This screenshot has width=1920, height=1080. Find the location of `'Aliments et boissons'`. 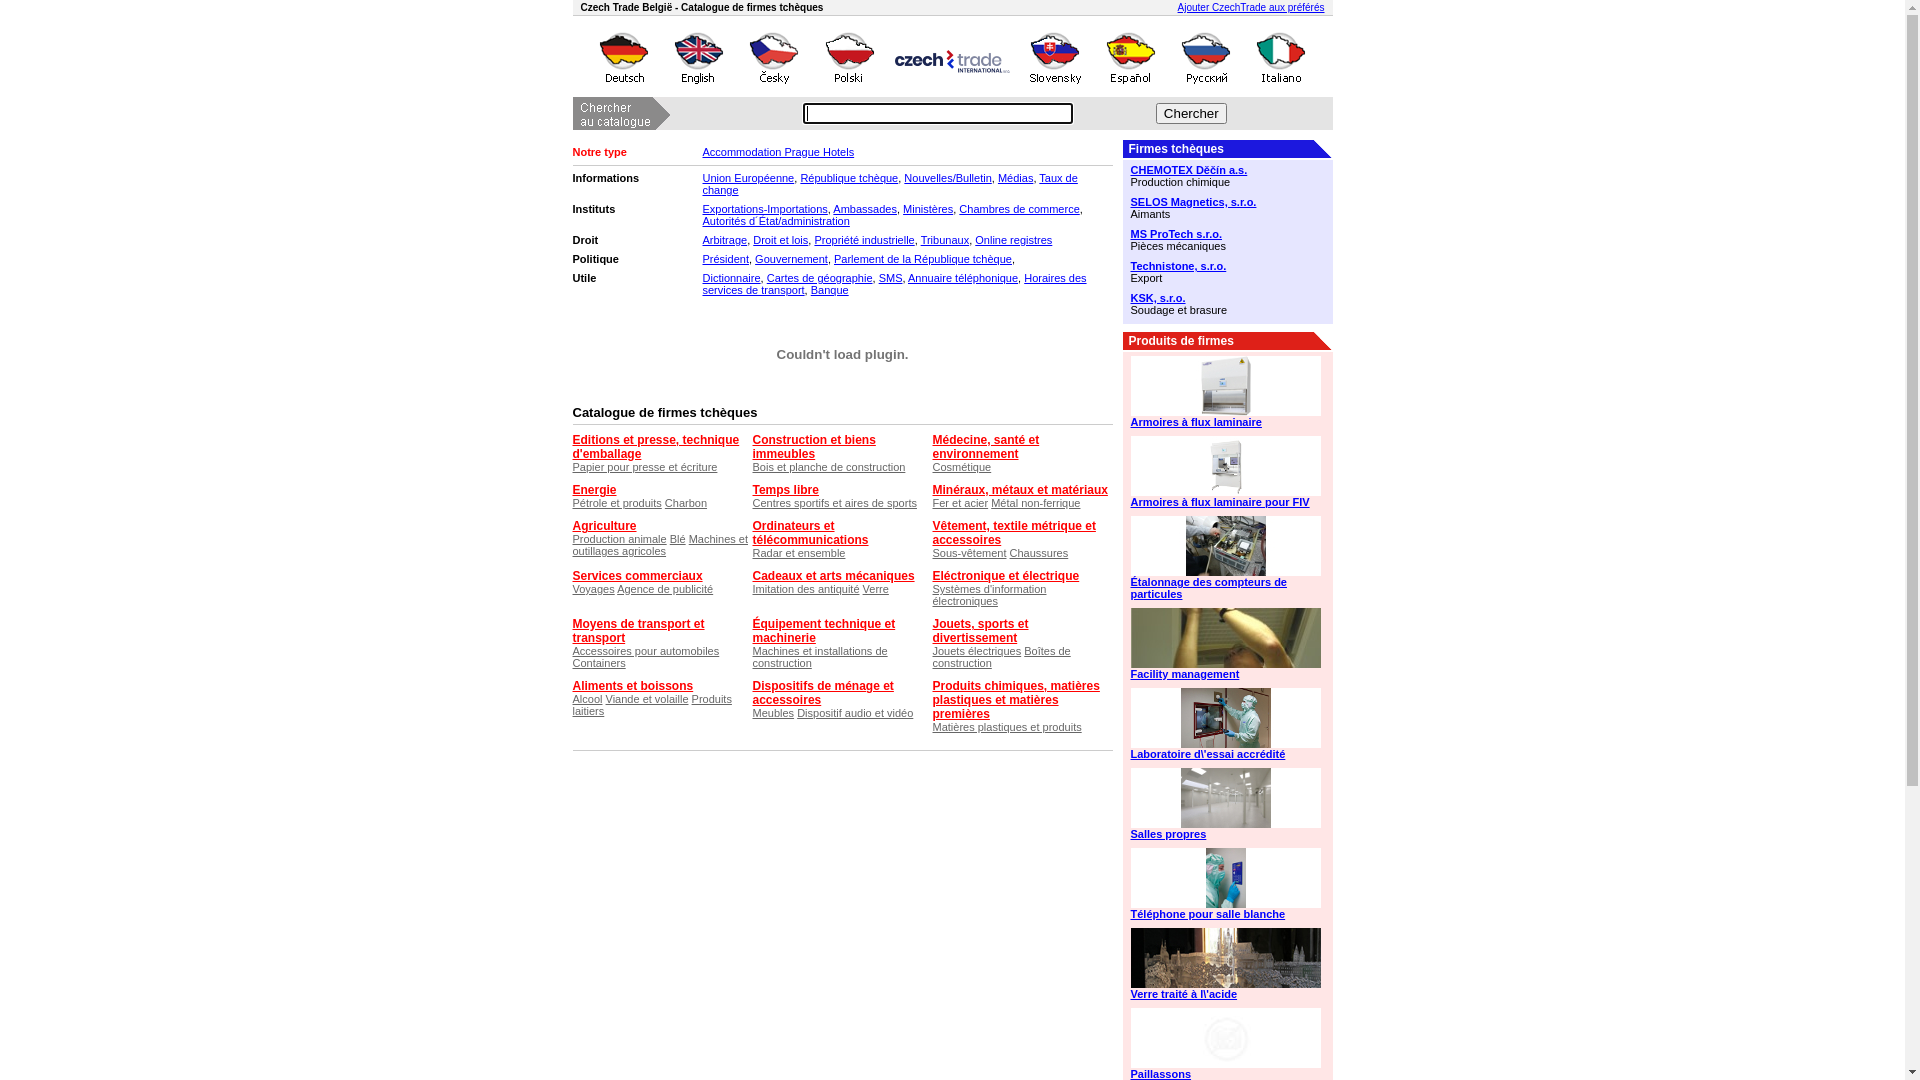

'Aliments et boissons' is located at coordinates (570, 685).